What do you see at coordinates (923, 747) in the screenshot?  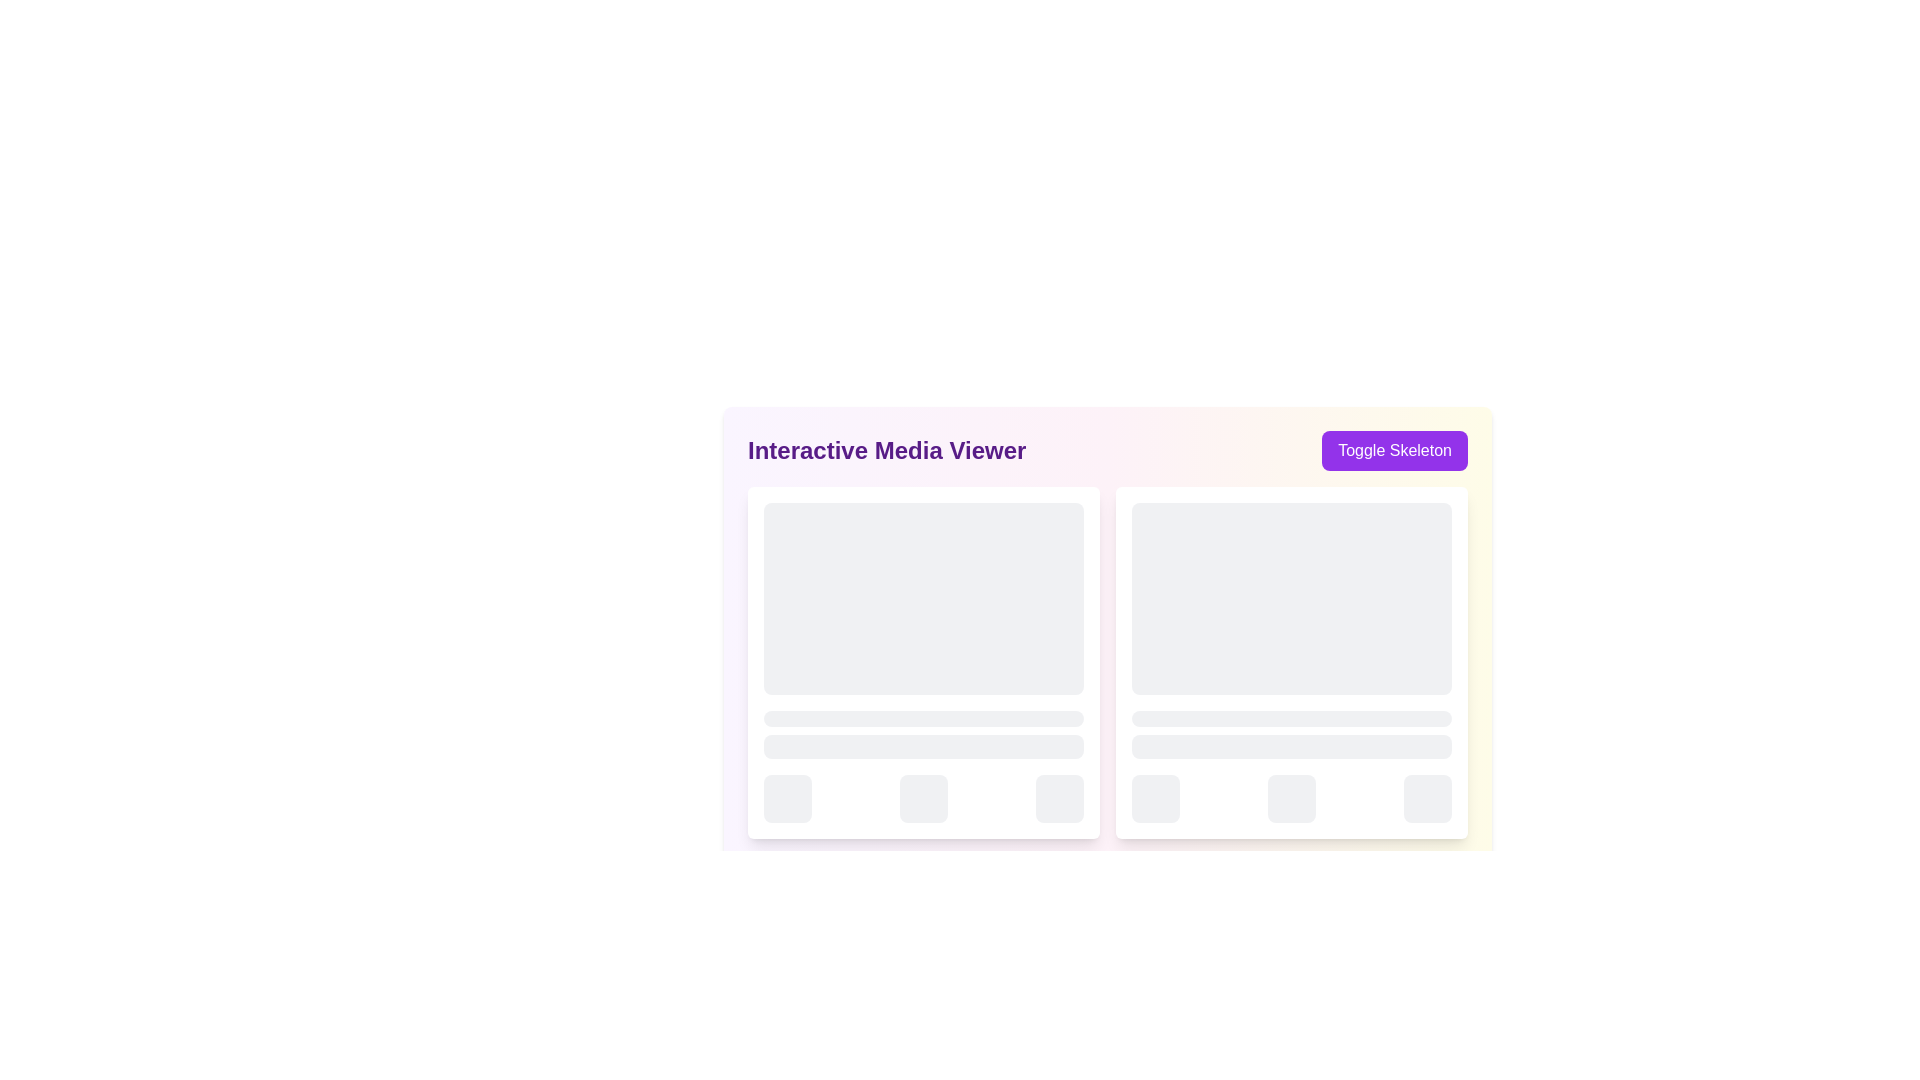 I see `the loading indicator or placeholder block located beneath the first rectangular block in the lower left-side box of the interface` at bounding box center [923, 747].